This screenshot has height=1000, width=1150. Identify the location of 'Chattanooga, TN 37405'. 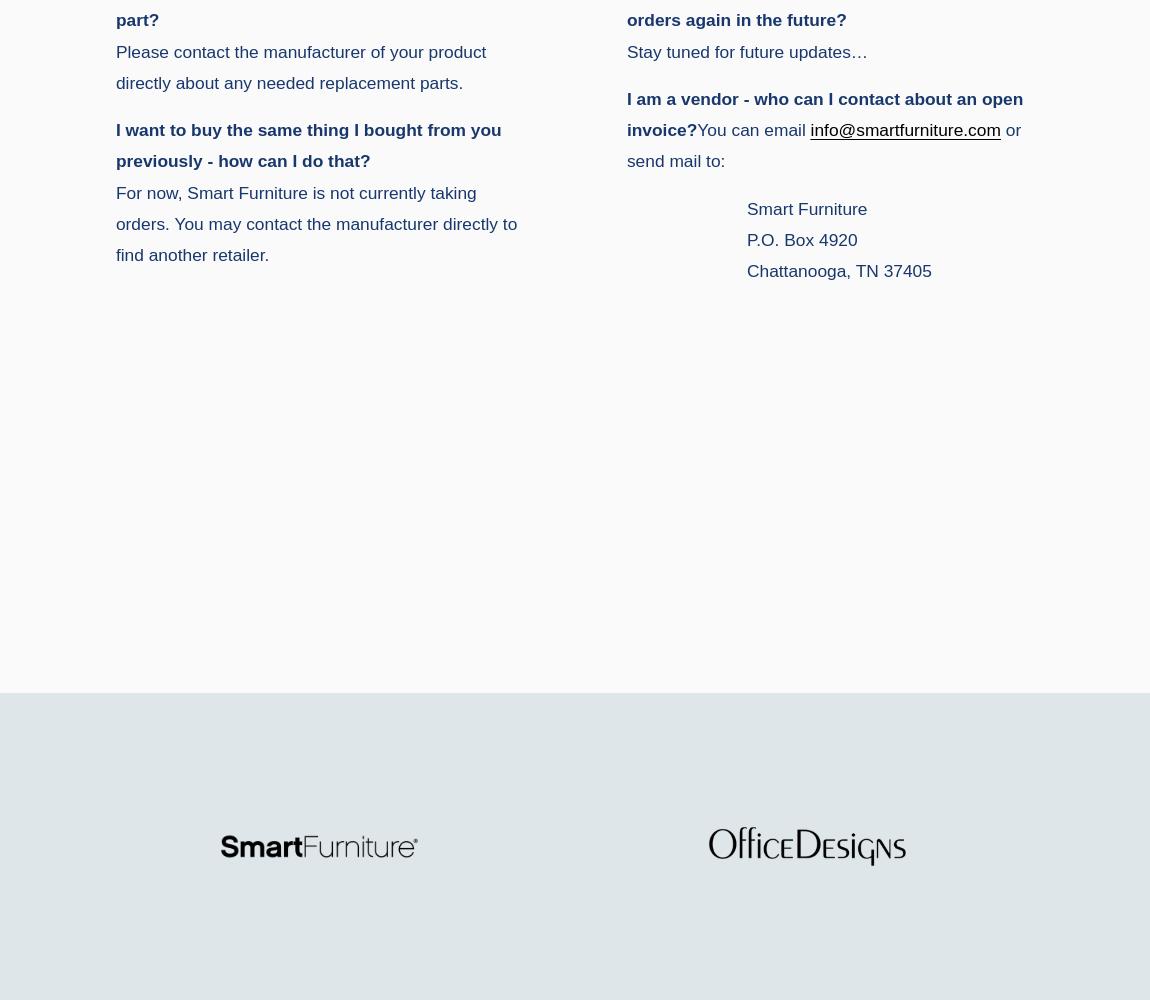
(837, 271).